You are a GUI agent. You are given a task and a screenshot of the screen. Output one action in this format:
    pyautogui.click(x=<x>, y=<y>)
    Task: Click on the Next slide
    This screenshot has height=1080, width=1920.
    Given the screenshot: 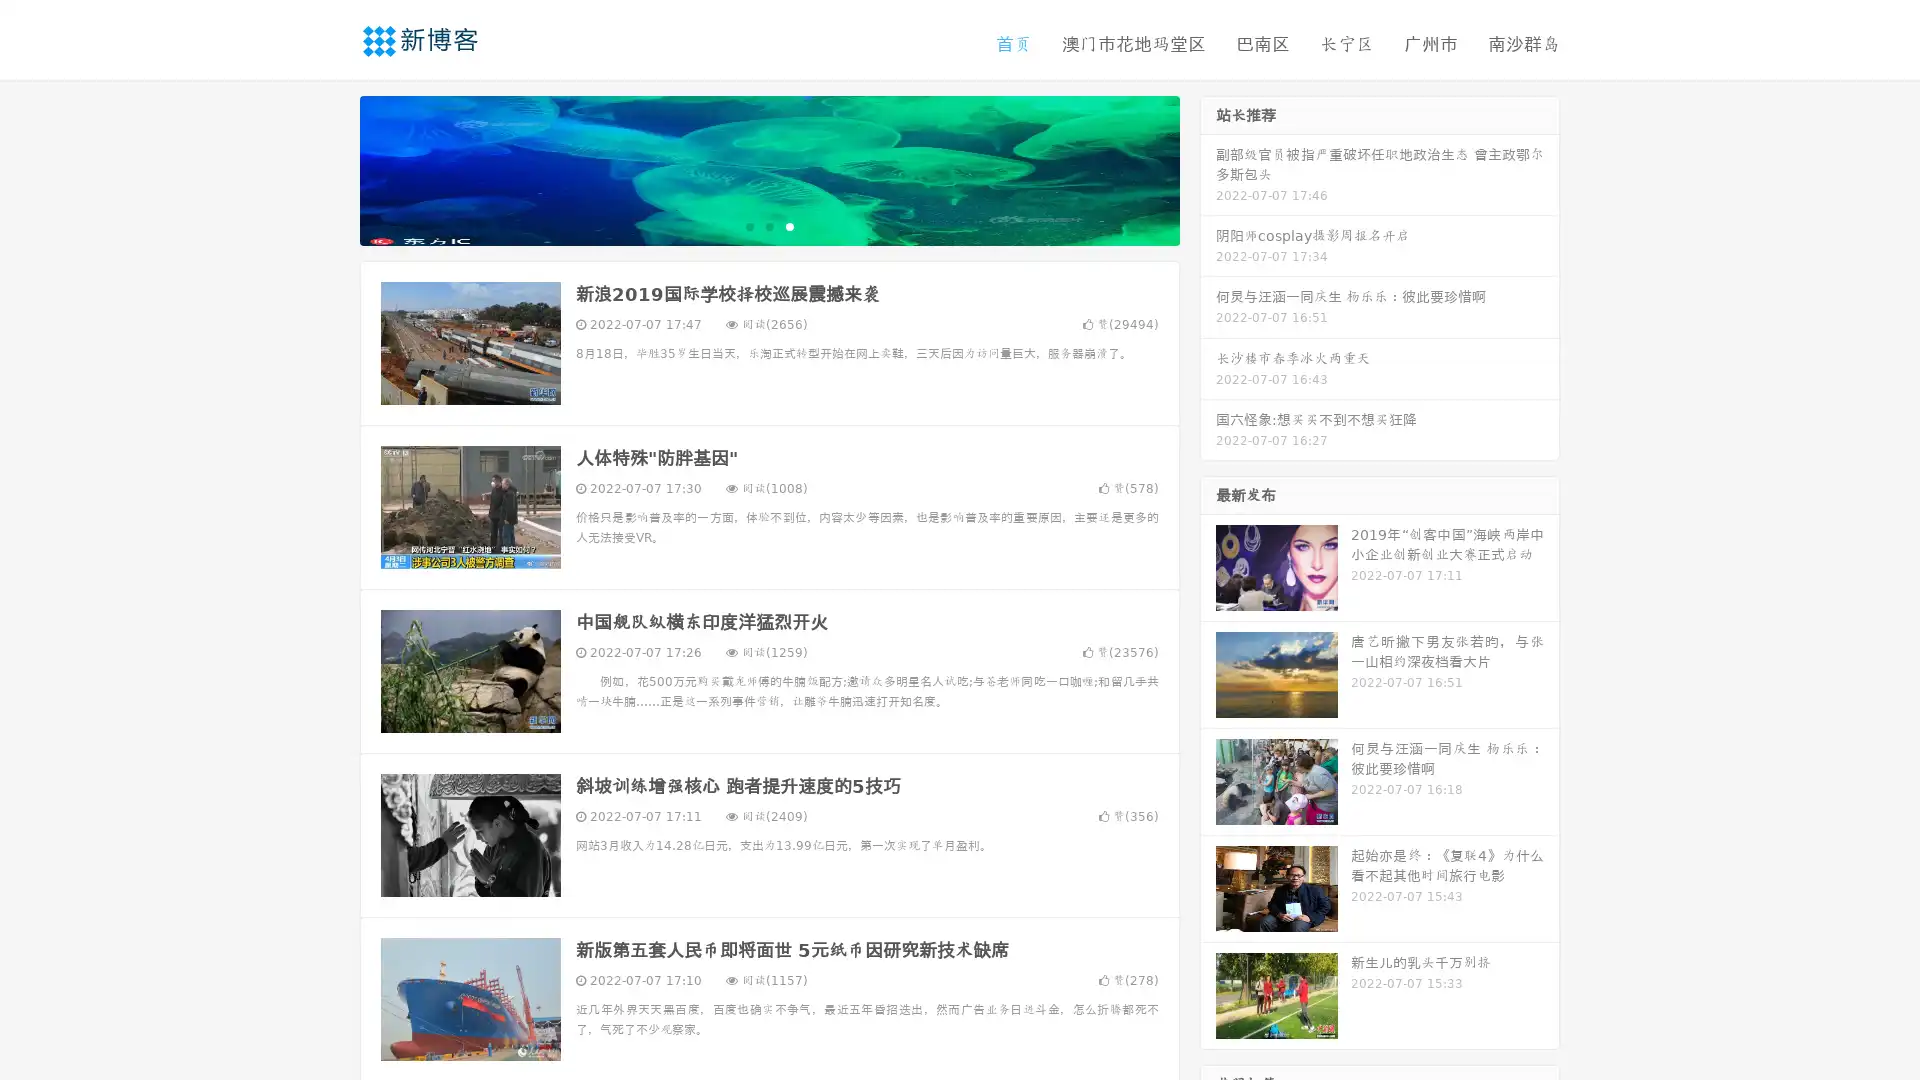 What is the action you would take?
    pyautogui.click(x=1208, y=168)
    